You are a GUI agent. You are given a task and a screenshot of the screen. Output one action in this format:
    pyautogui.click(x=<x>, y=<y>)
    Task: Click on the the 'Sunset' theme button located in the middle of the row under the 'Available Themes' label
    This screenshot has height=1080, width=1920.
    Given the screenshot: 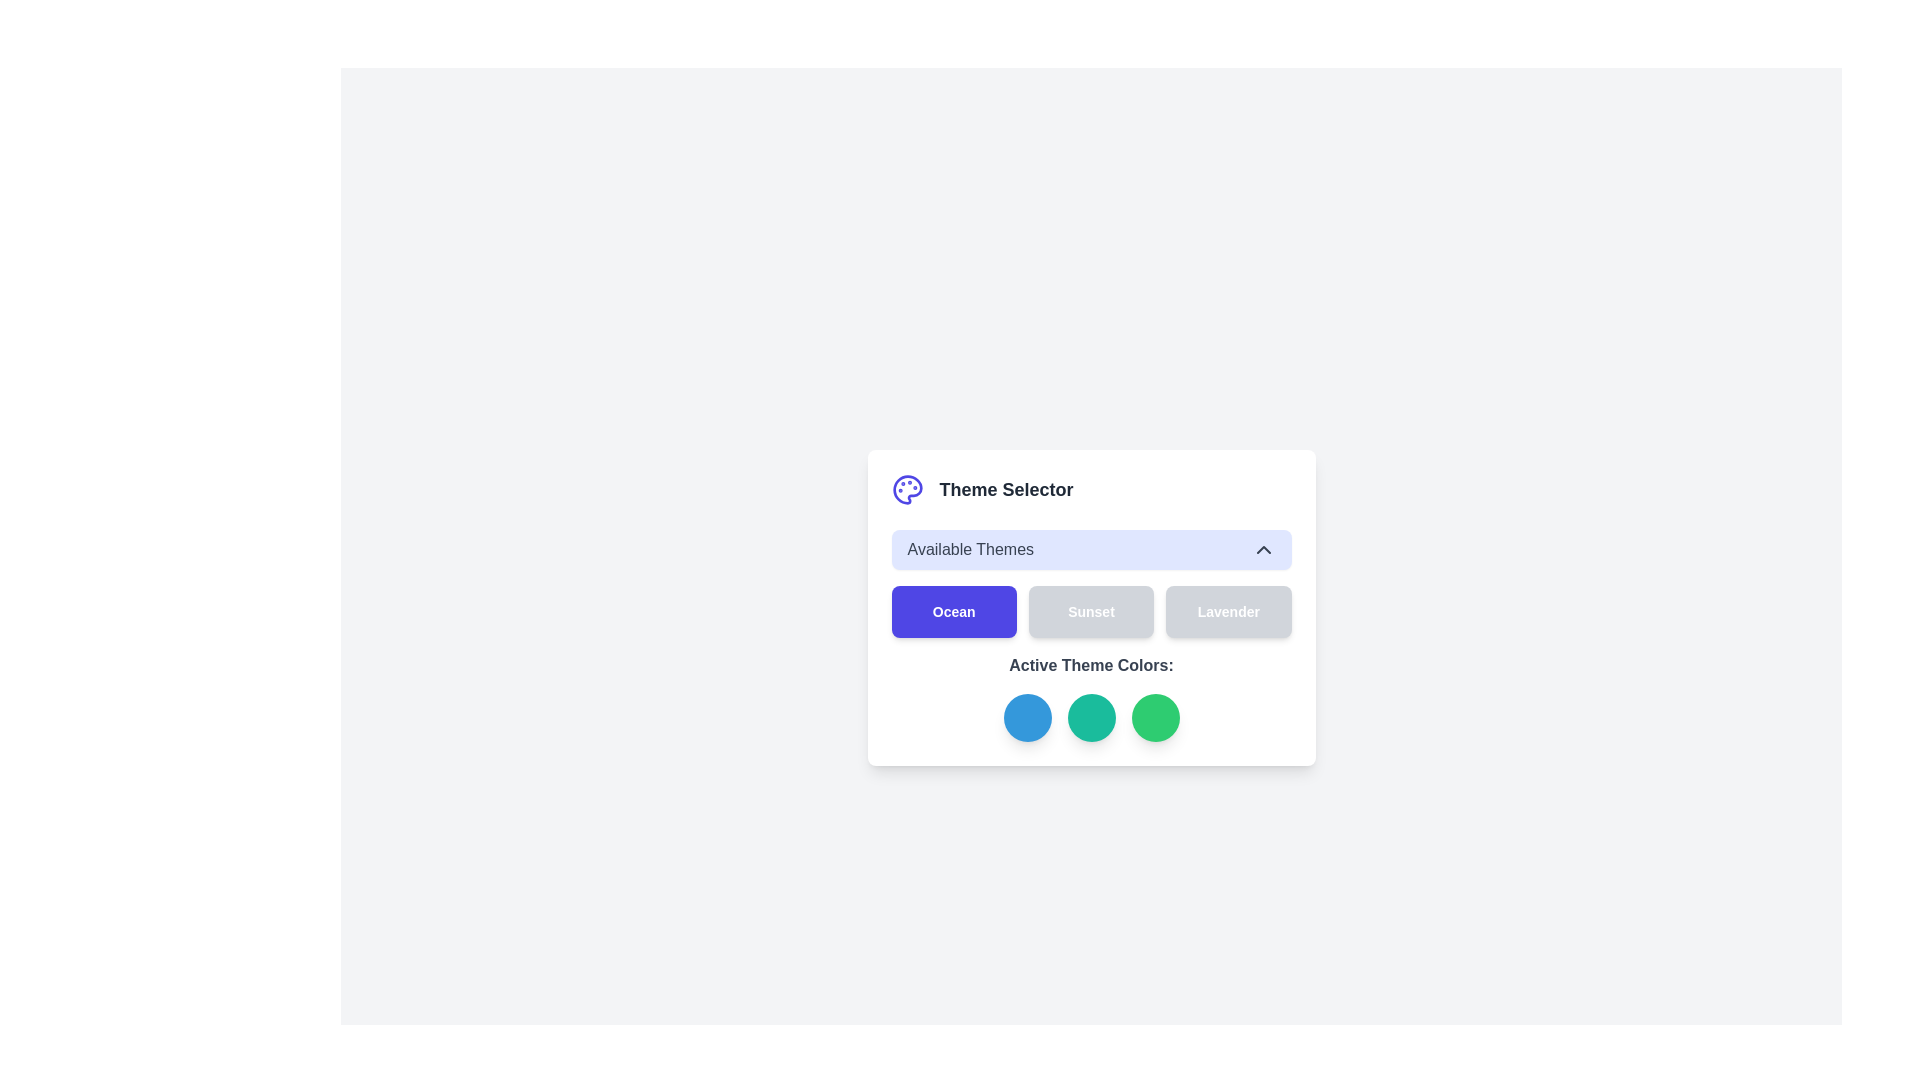 What is the action you would take?
    pyautogui.click(x=1090, y=611)
    